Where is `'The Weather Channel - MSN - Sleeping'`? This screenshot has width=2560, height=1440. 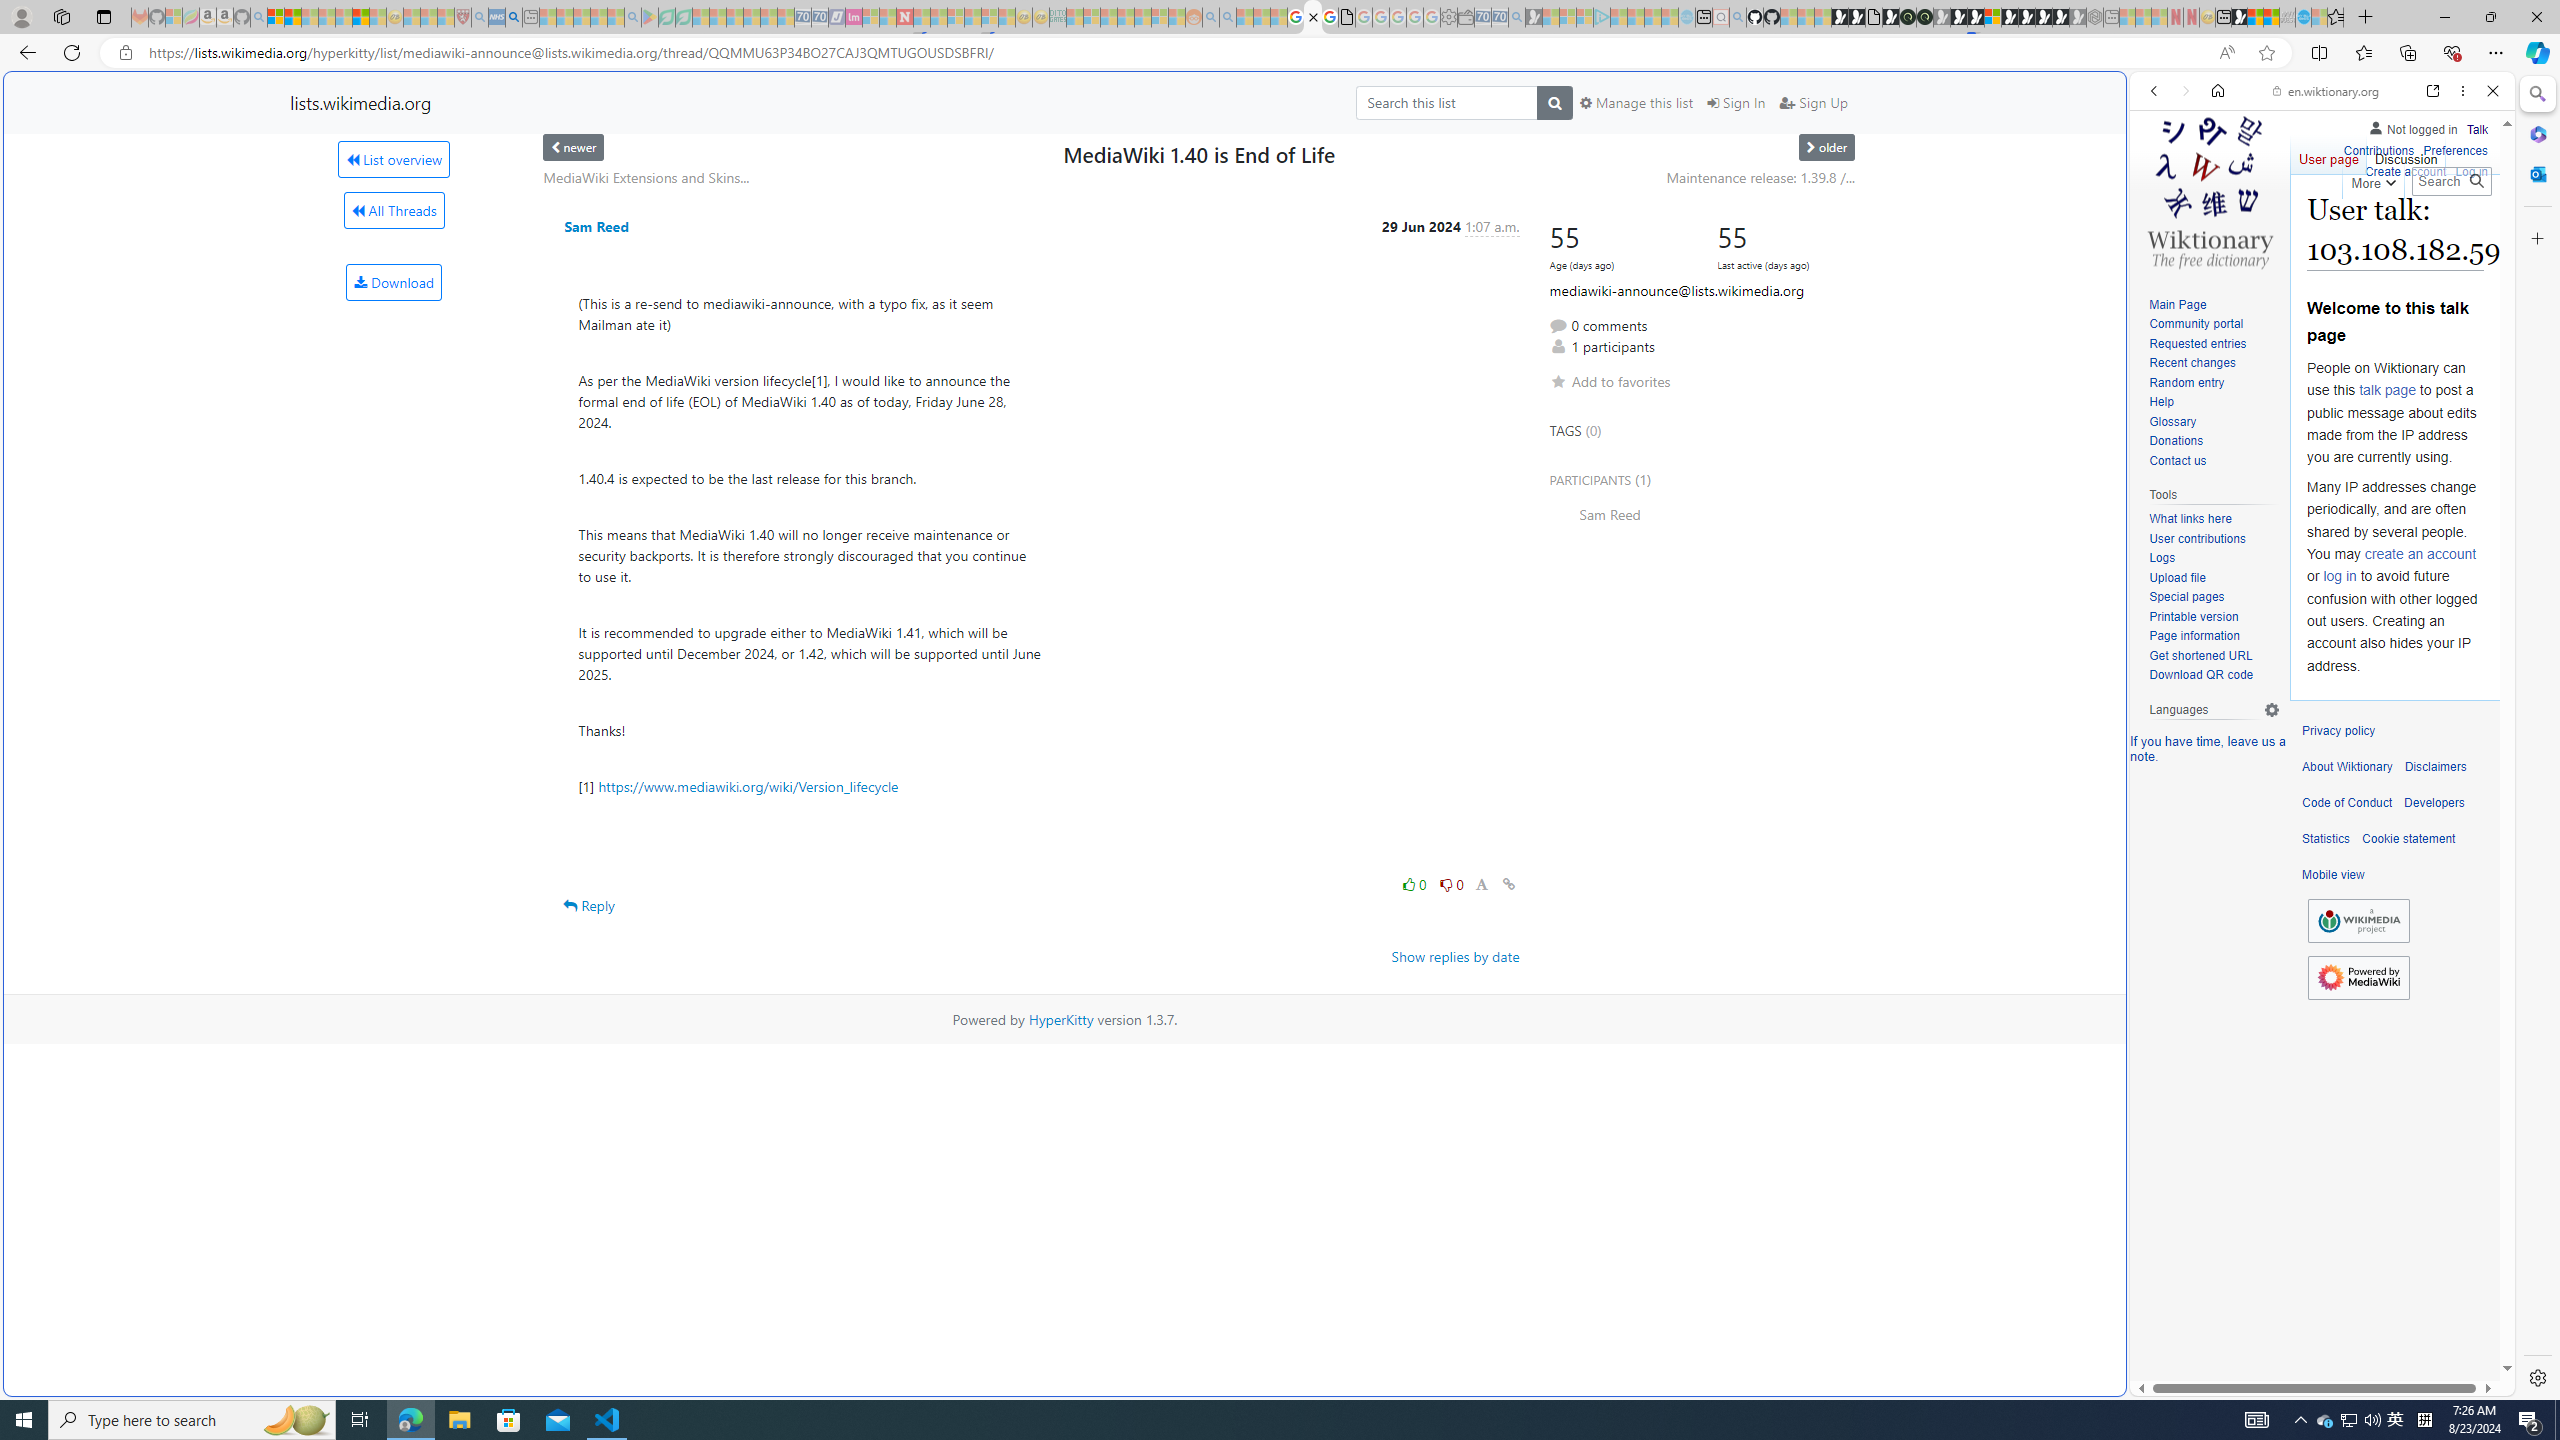 'The Weather Channel - MSN - Sleeping' is located at coordinates (309, 16).